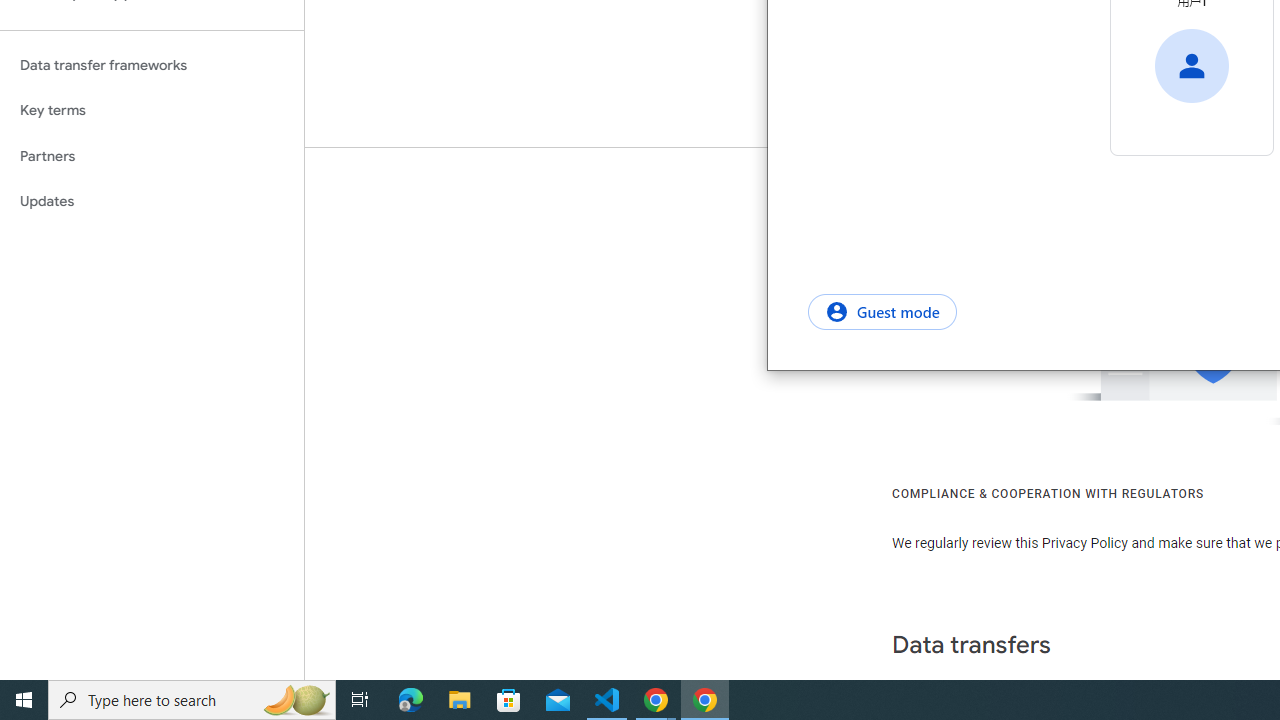 The width and height of the screenshot is (1280, 720). I want to click on 'Start', so click(24, 698).